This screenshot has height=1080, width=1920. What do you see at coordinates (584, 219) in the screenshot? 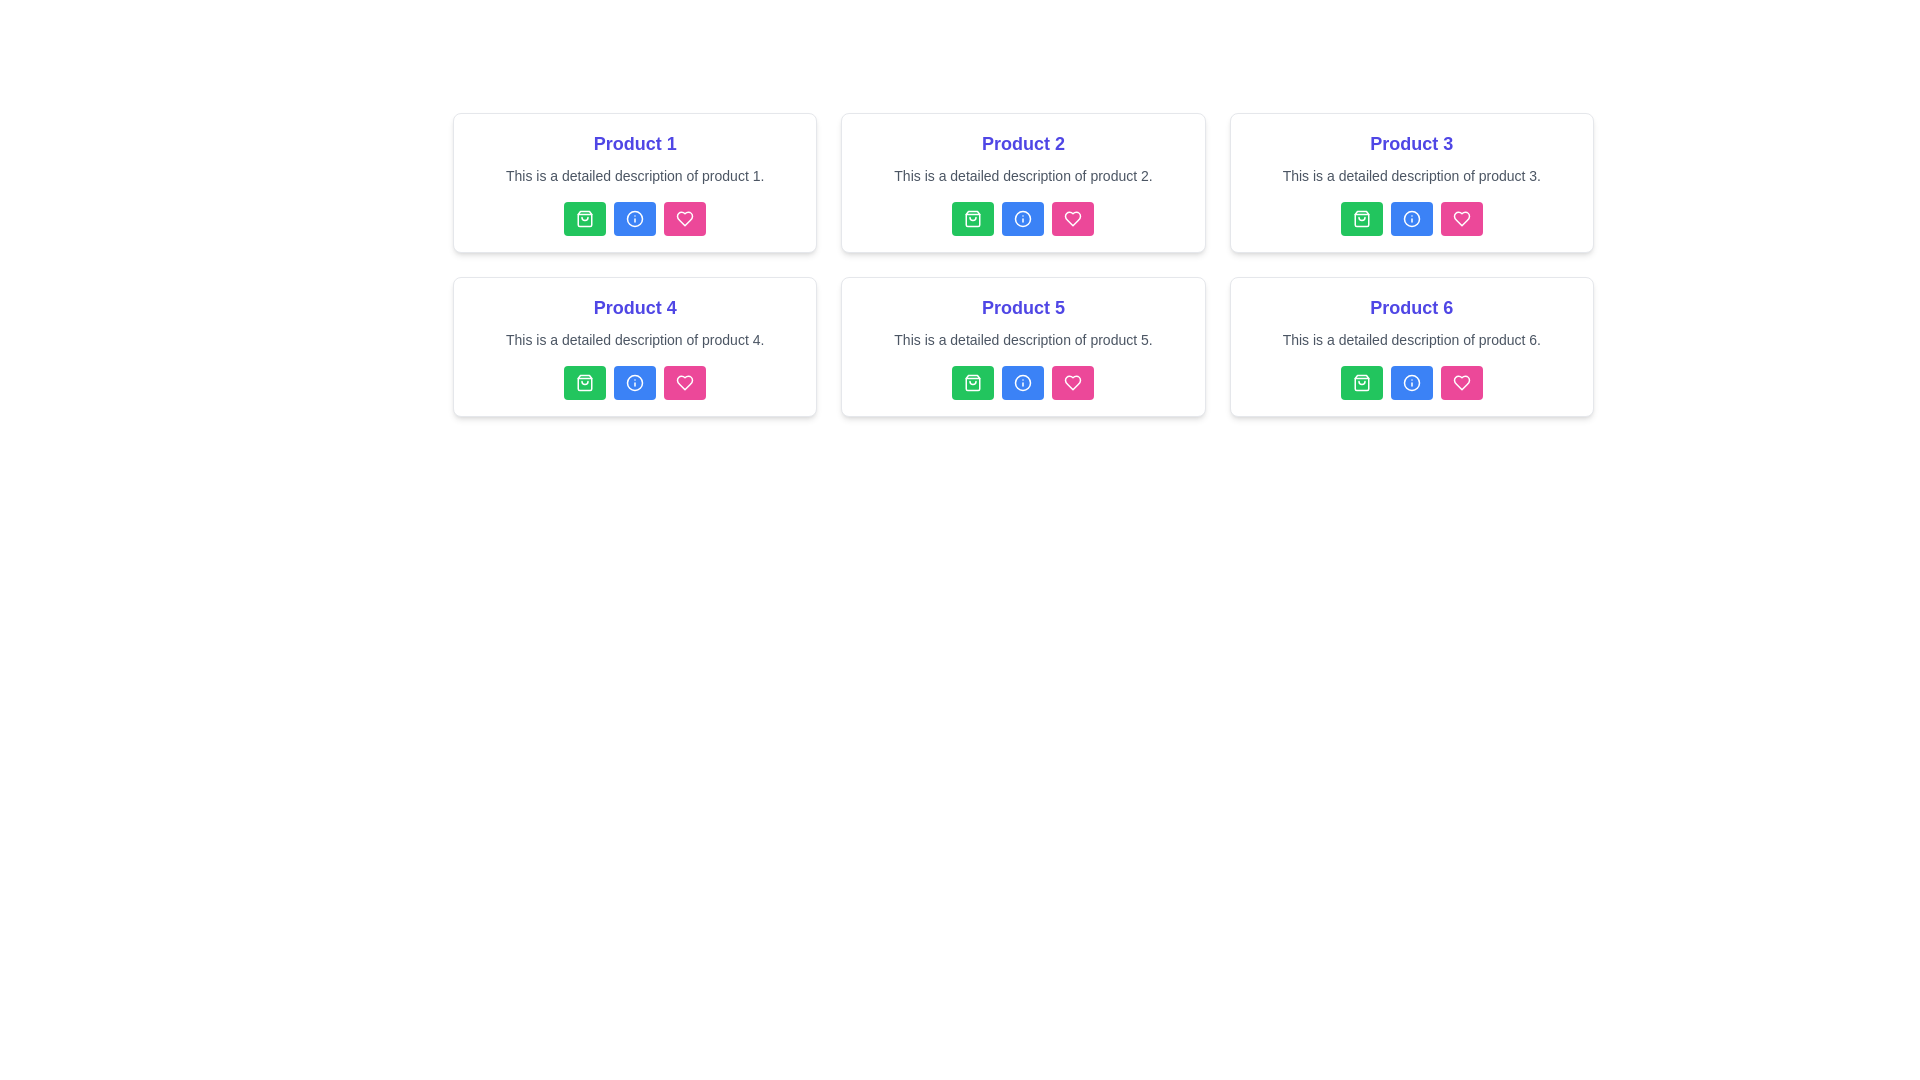
I see `the icon within the green button in the first row and leftmost column of the grid layout, associated with 'Product 1'` at bounding box center [584, 219].